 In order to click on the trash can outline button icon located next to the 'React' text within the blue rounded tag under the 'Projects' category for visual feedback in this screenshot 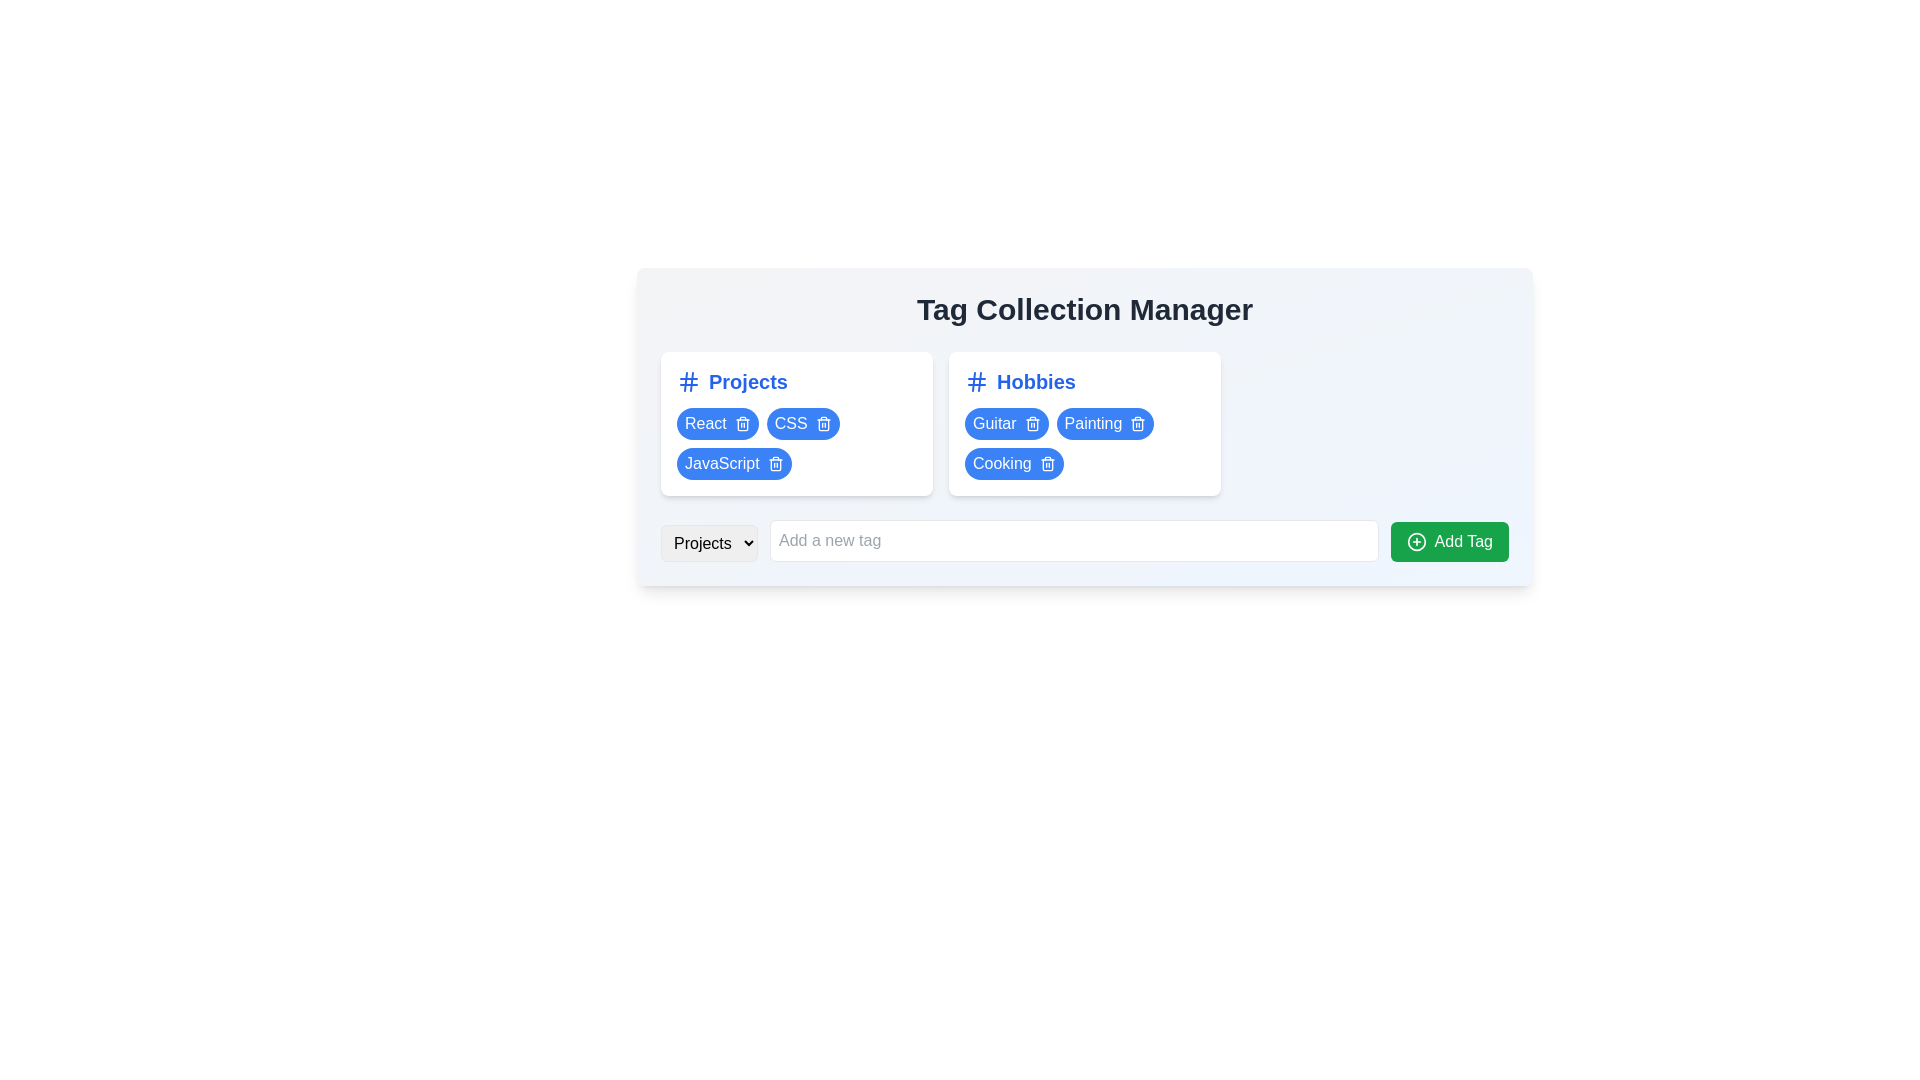, I will do `click(741, 423)`.